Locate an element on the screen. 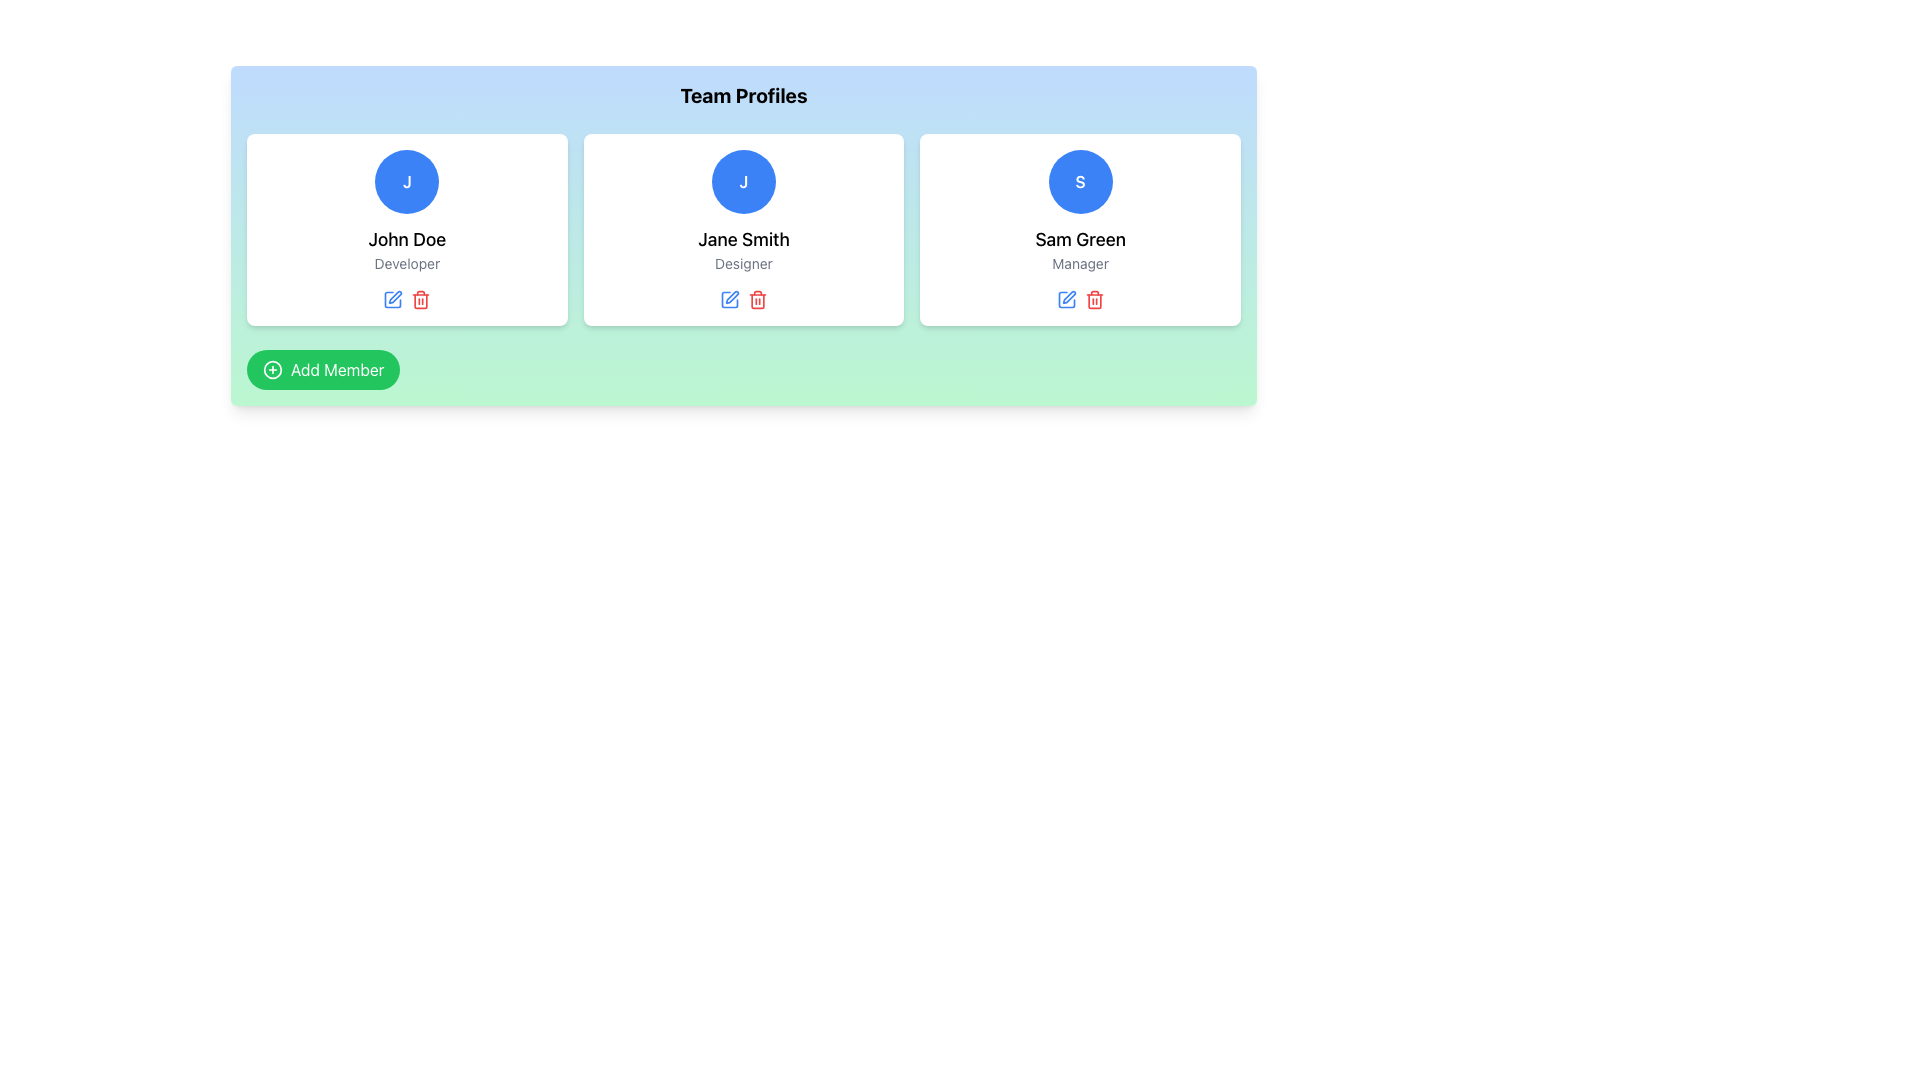  the circular profile icon with a blue background and white 'S' text, located above the name 'Sam Green' in the 'Team Profiles' section is located at coordinates (1079, 181).